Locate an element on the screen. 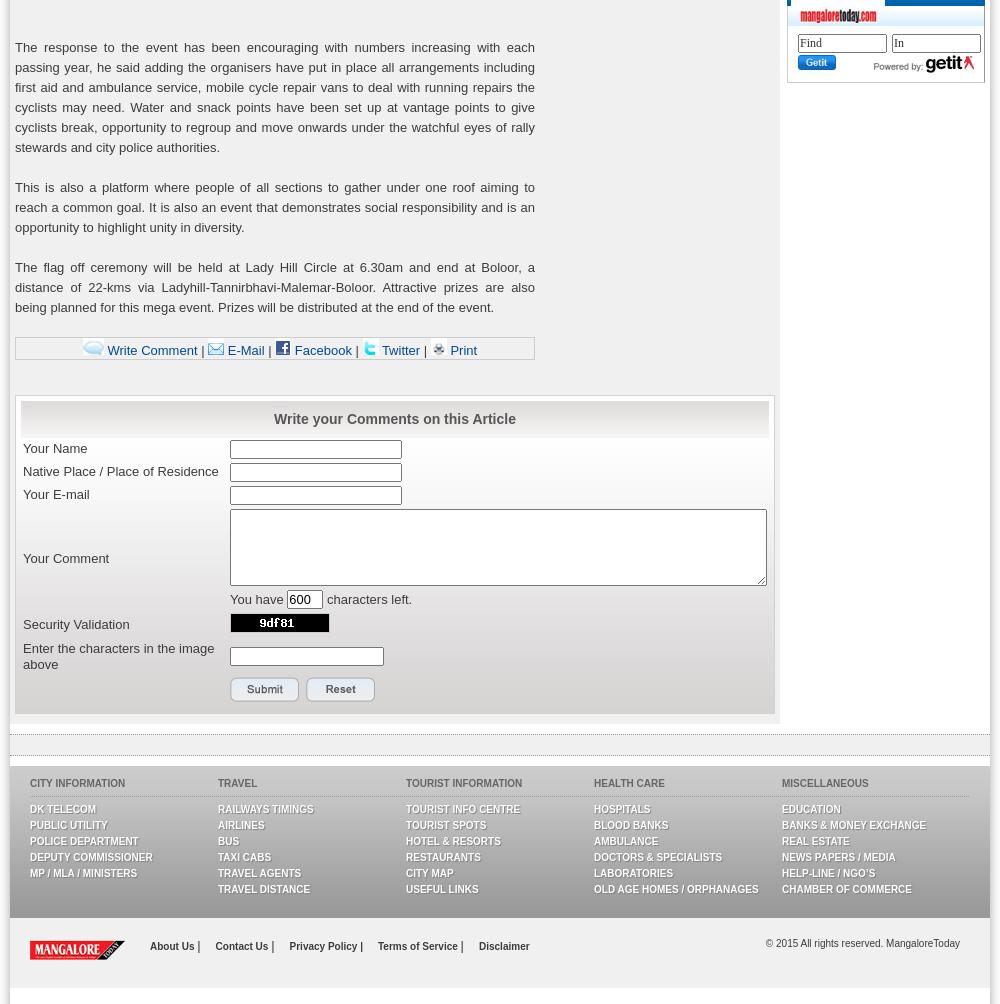 This screenshot has height=1004, width=1000. 'Your Comment' is located at coordinates (65, 557).